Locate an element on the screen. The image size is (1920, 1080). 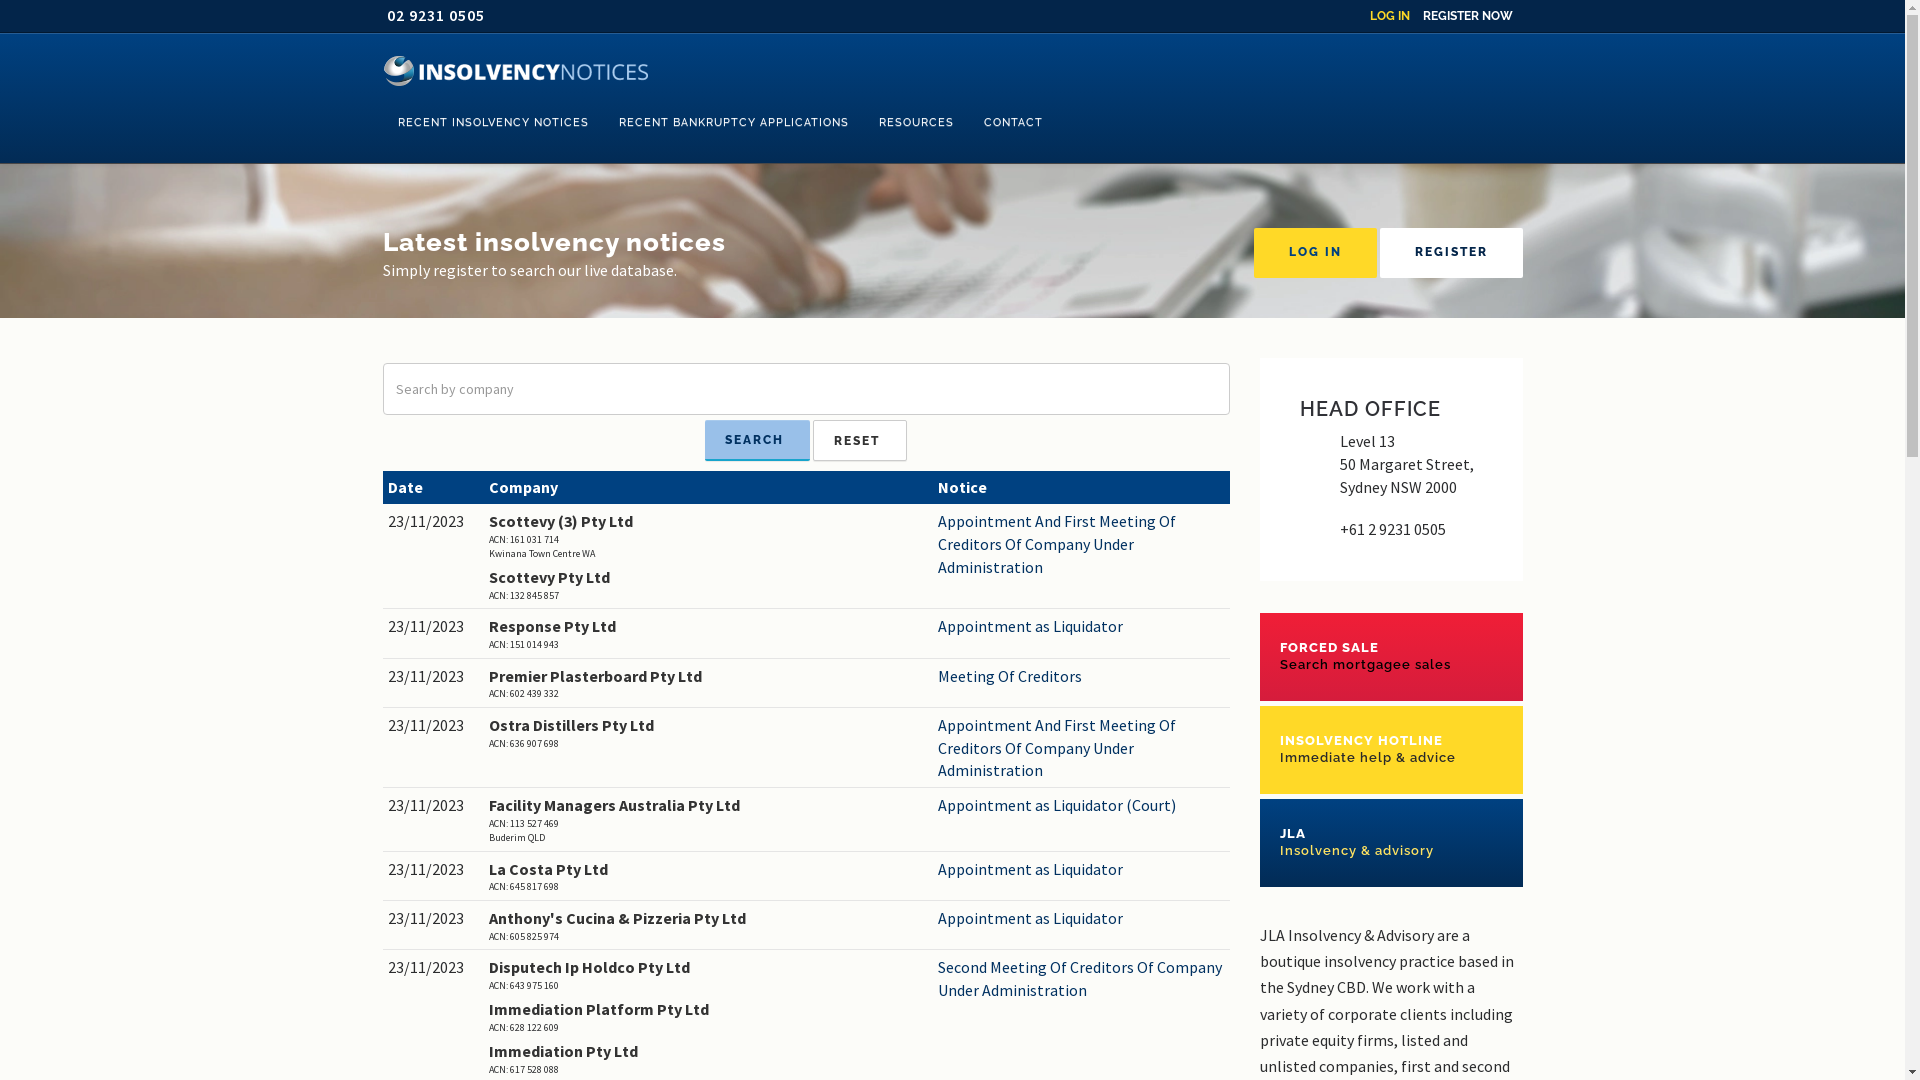
'Ostra Distillers Pty Ltd is located at coordinates (708, 732).